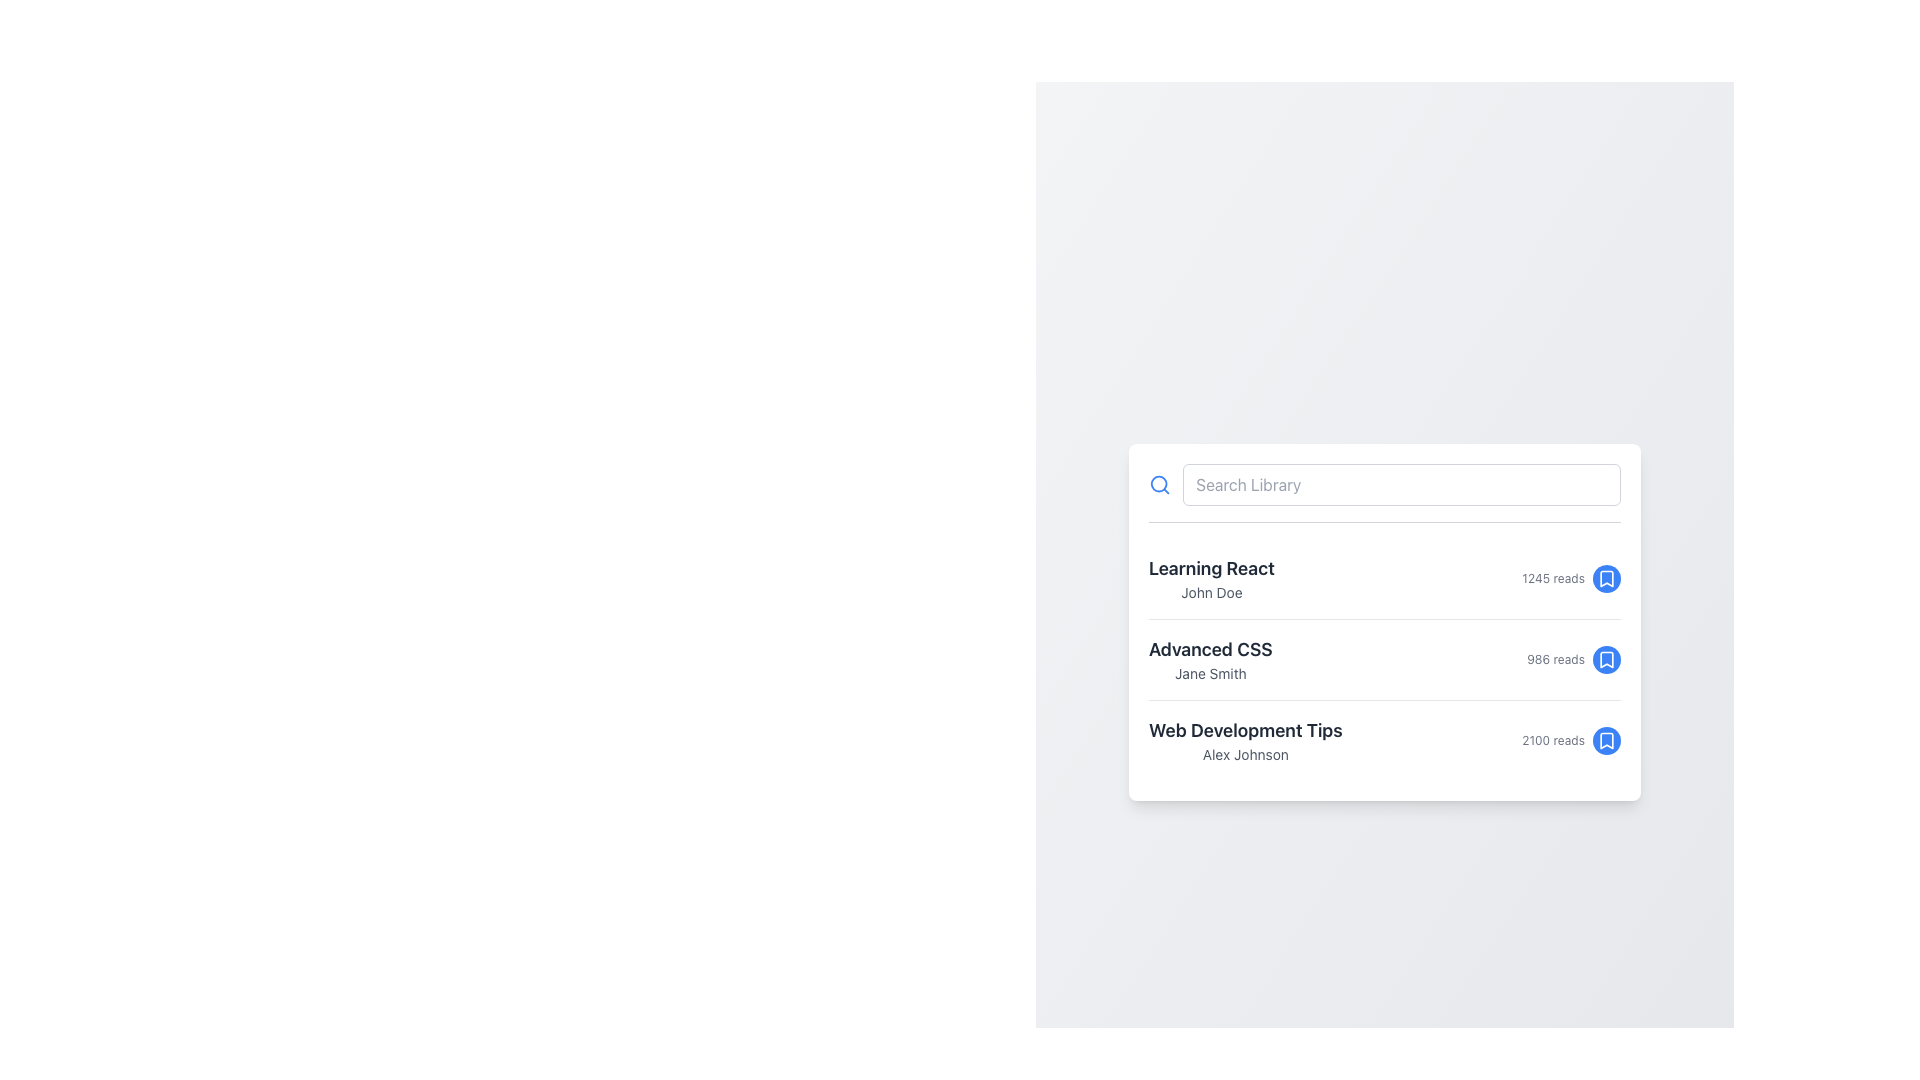 The width and height of the screenshot is (1920, 1080). Describe the element at coordinates (1384, 740) in the screenshot. I see `the third list item representing a specific article with a bookmark icon for keyboard navigation` at that location.